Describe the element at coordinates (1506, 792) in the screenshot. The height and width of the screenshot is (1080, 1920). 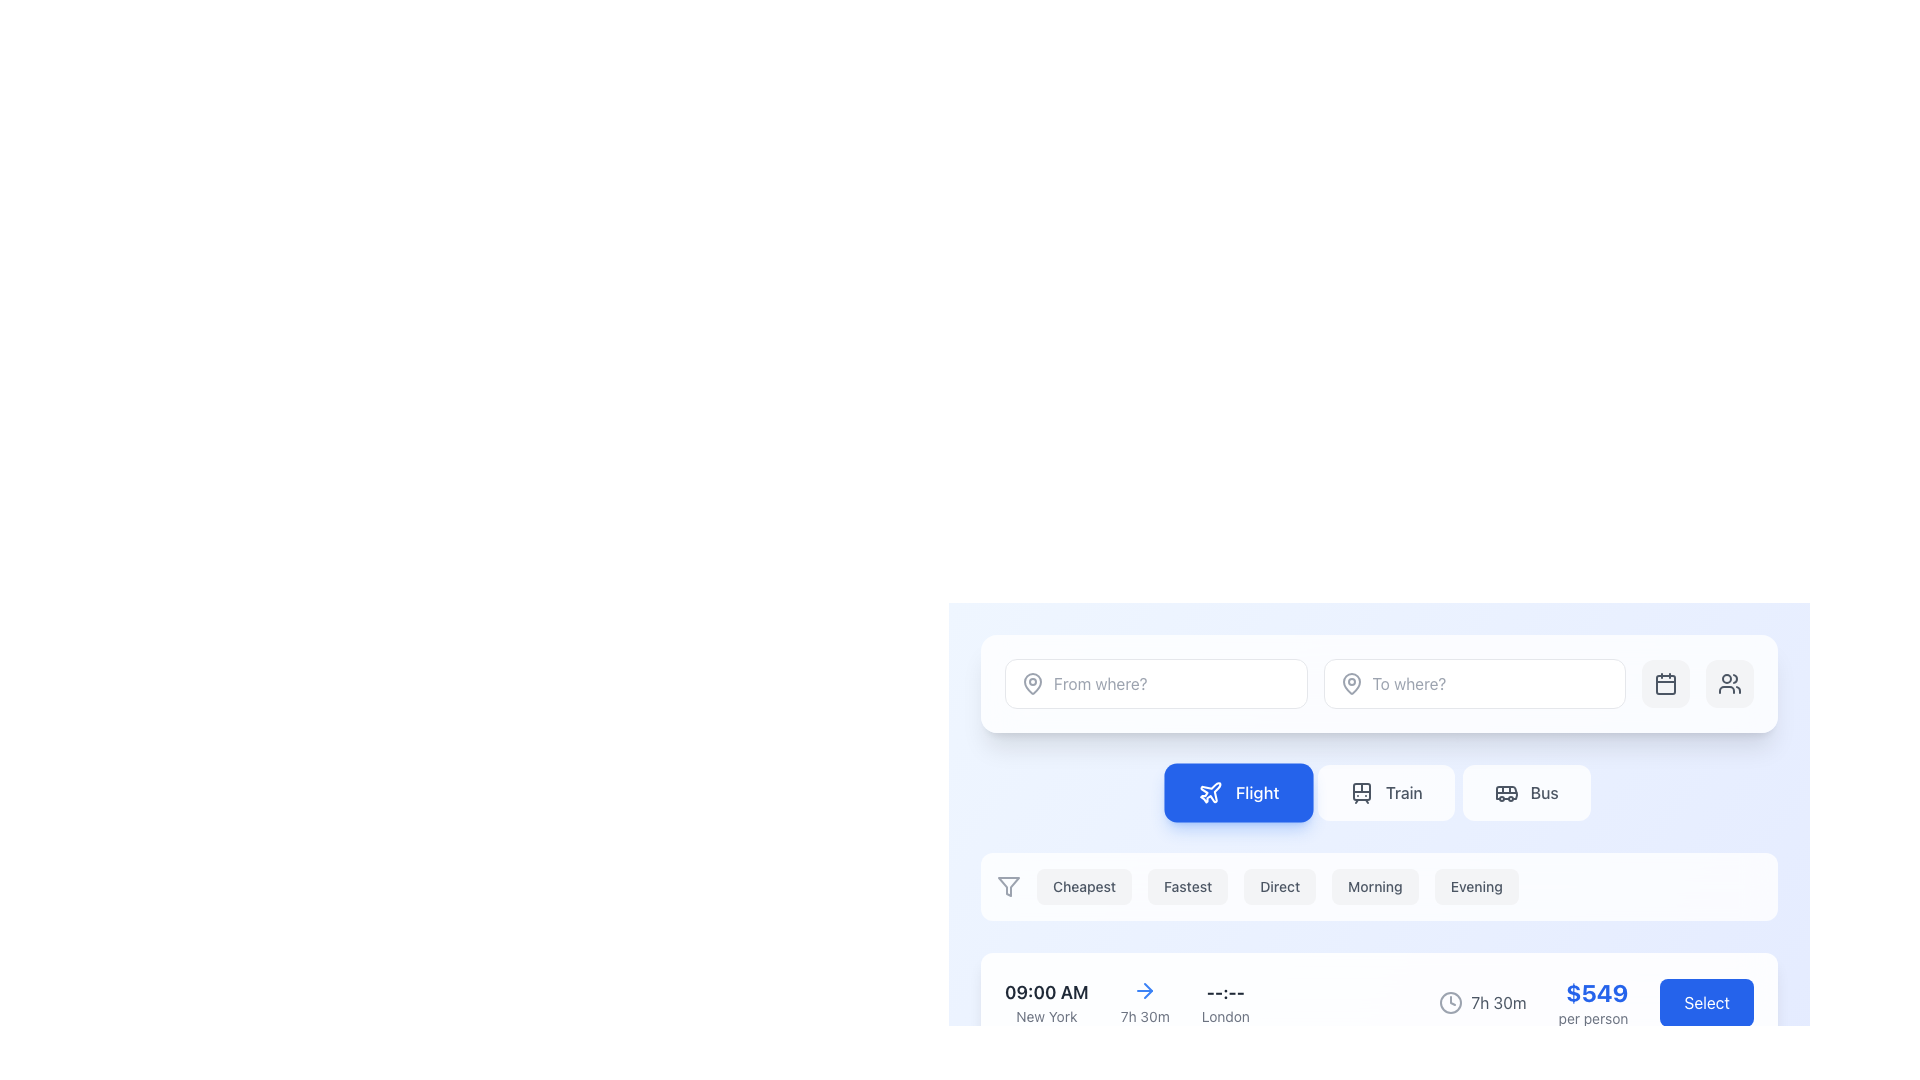
I see `the decorative SVG icon representing 'Bus' located within the transportation selection button, positioned to the right of the 'Train' button and below the 'To where?' text field` at that location.